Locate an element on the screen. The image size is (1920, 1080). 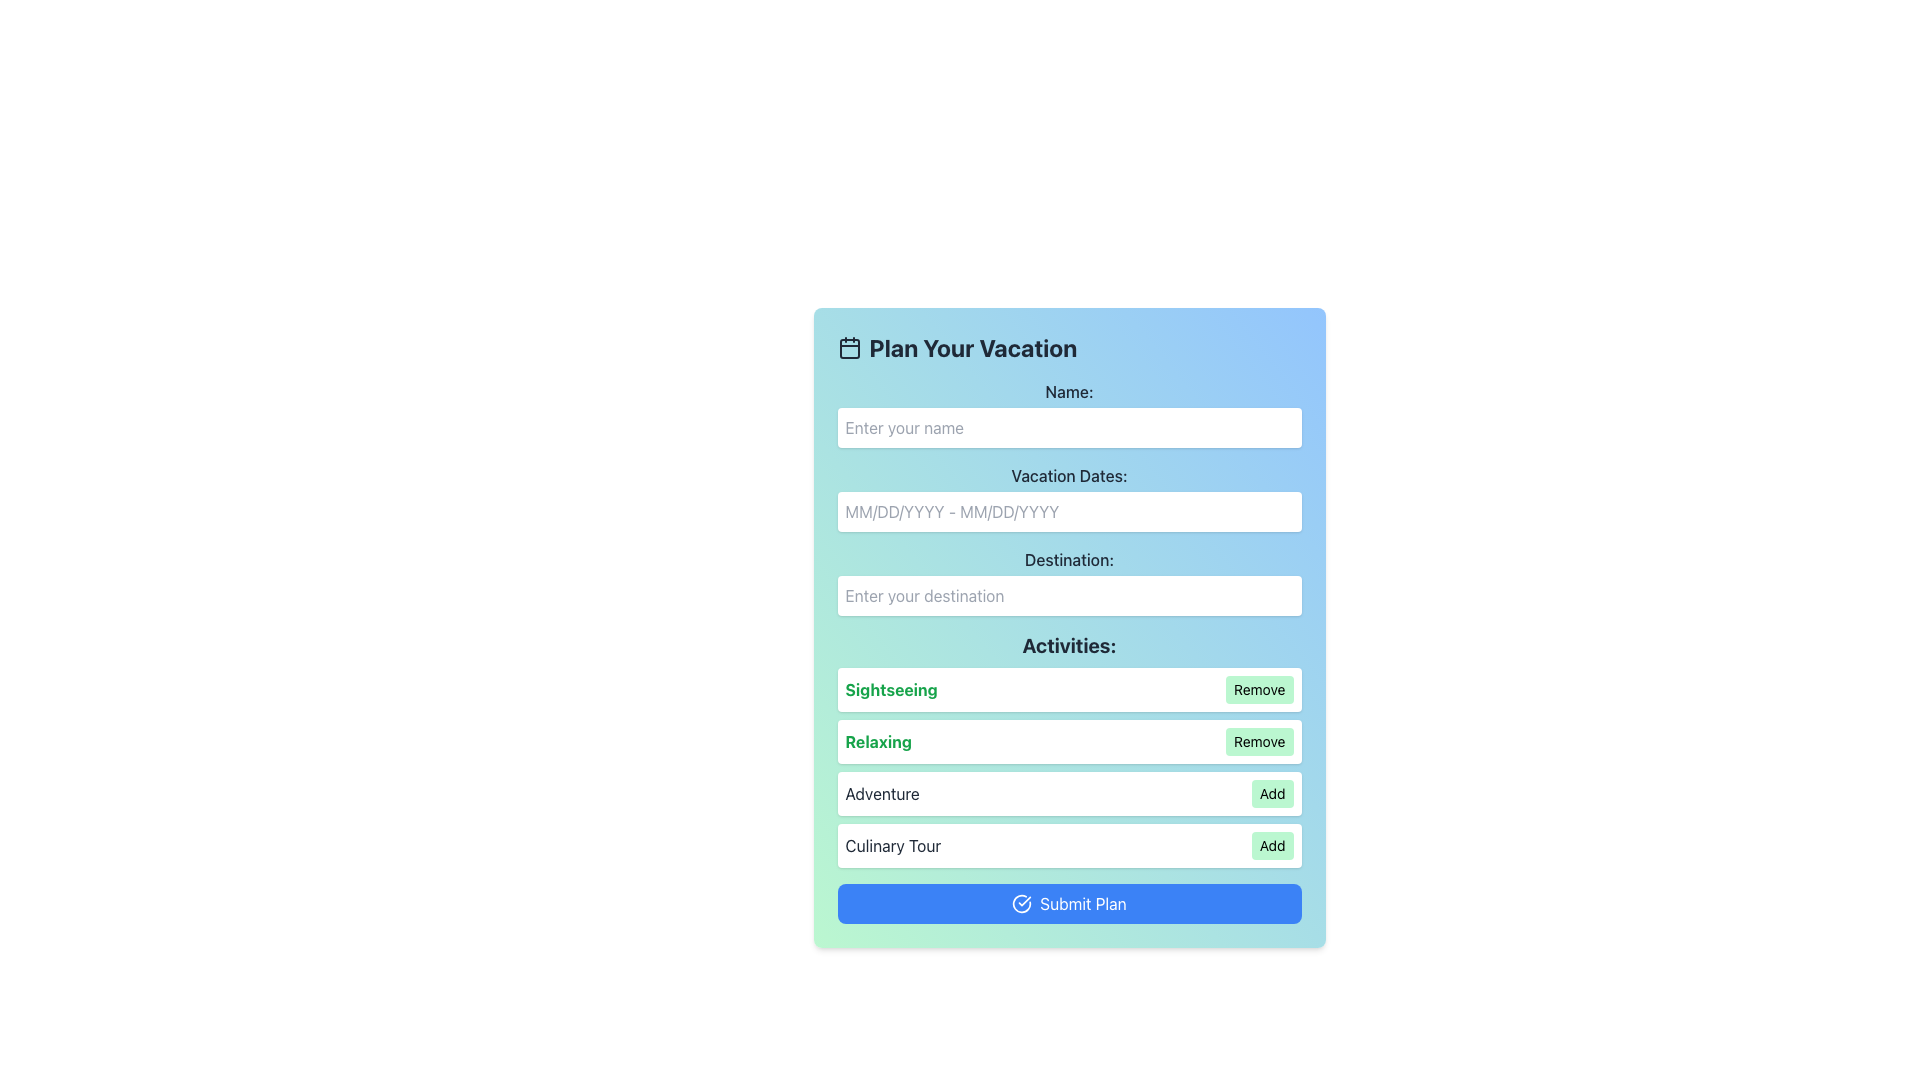
the visual indicator icon on the left side of the 'Submit Plan' button to acknowledge it is located at coordinates (1022, 903).